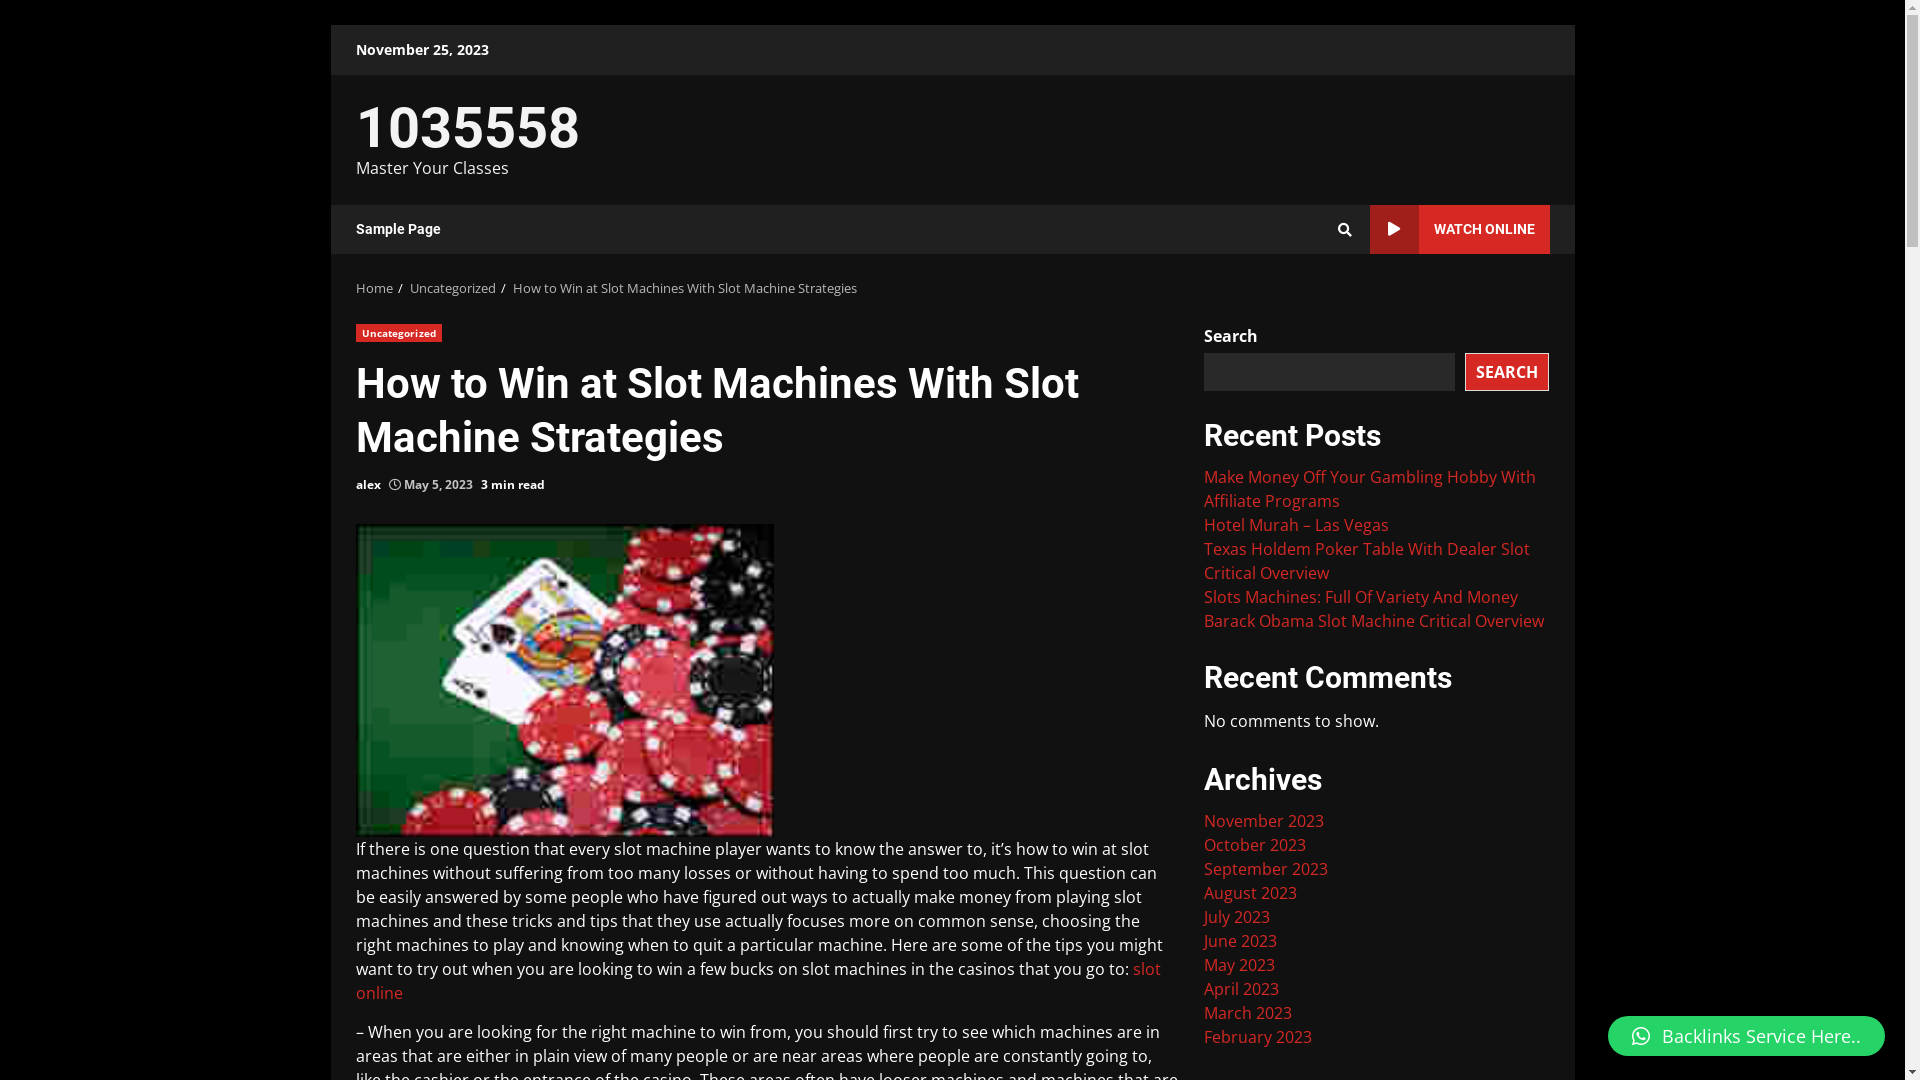 The image size is (1920, 1080). I want to click on 'September 2023', so click(1265, 867).